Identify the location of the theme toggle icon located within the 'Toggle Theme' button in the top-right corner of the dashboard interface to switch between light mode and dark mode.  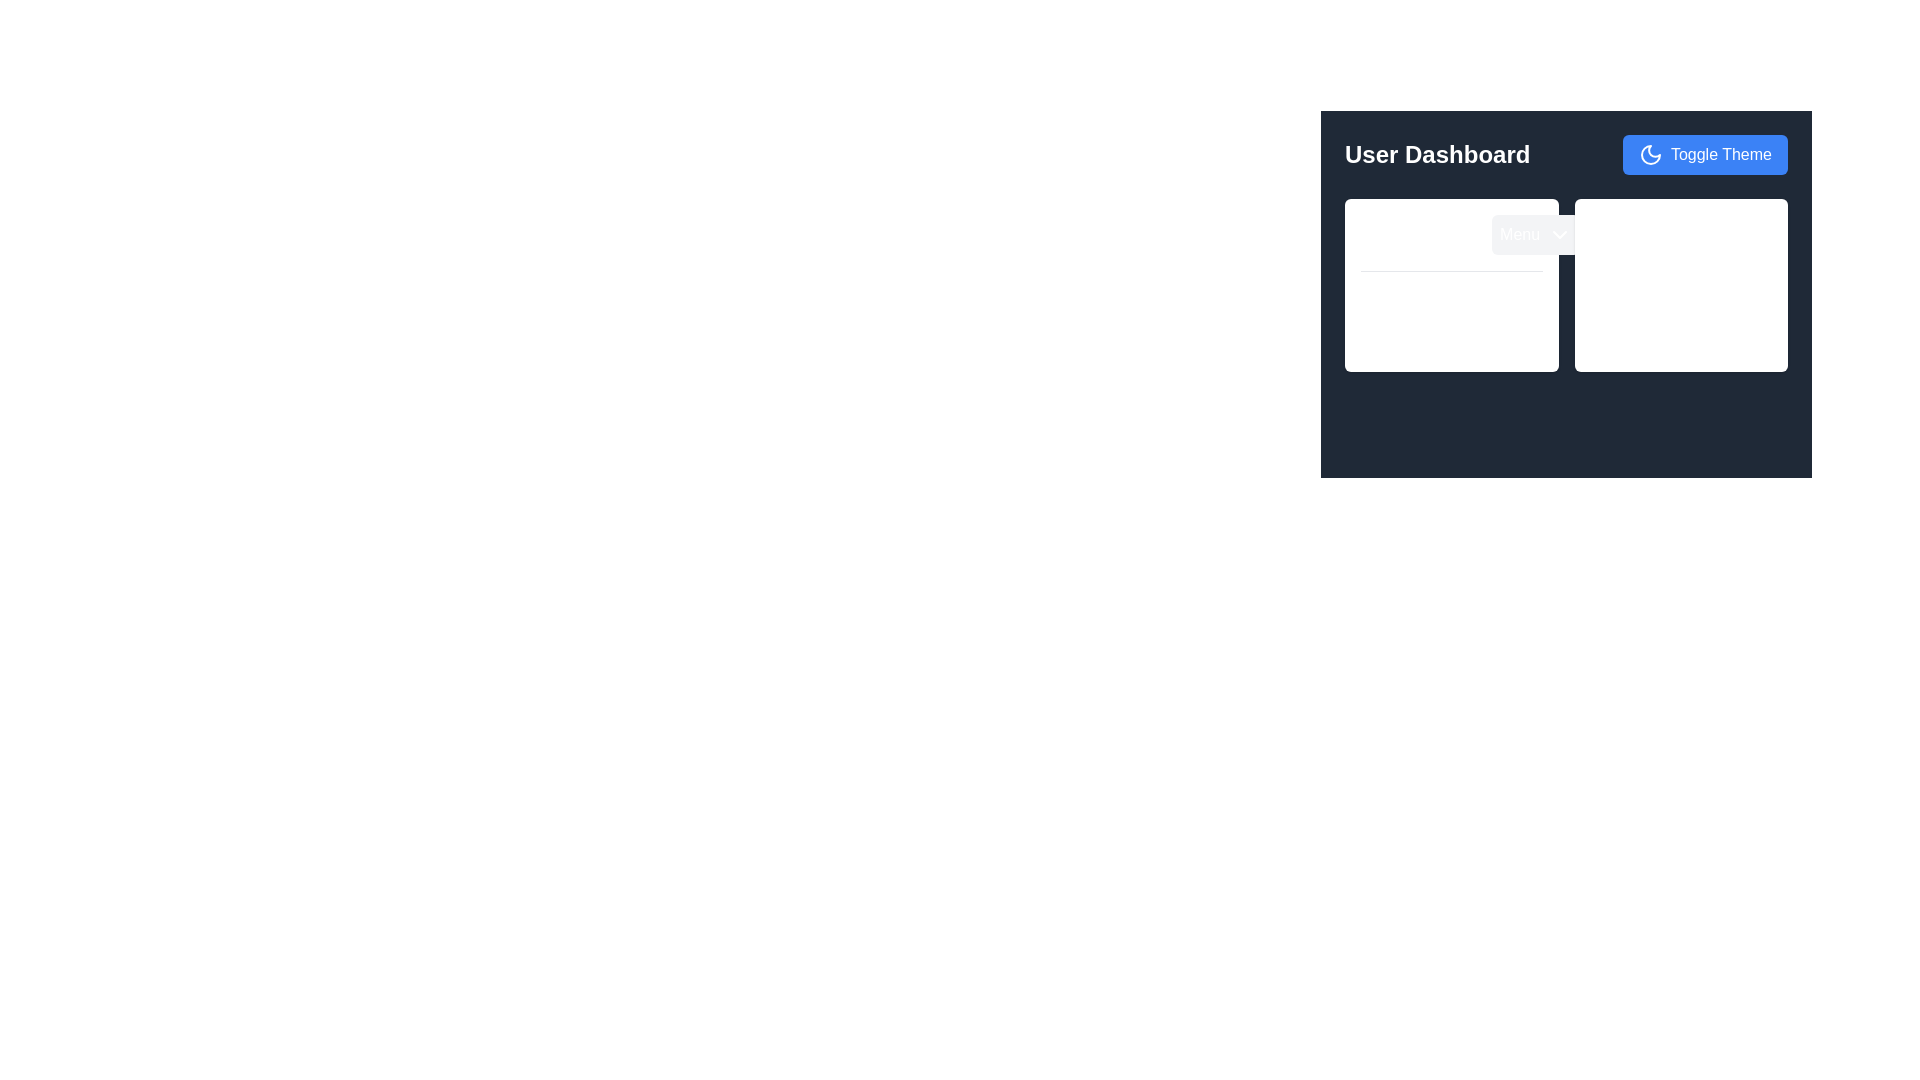
(1650, 153).